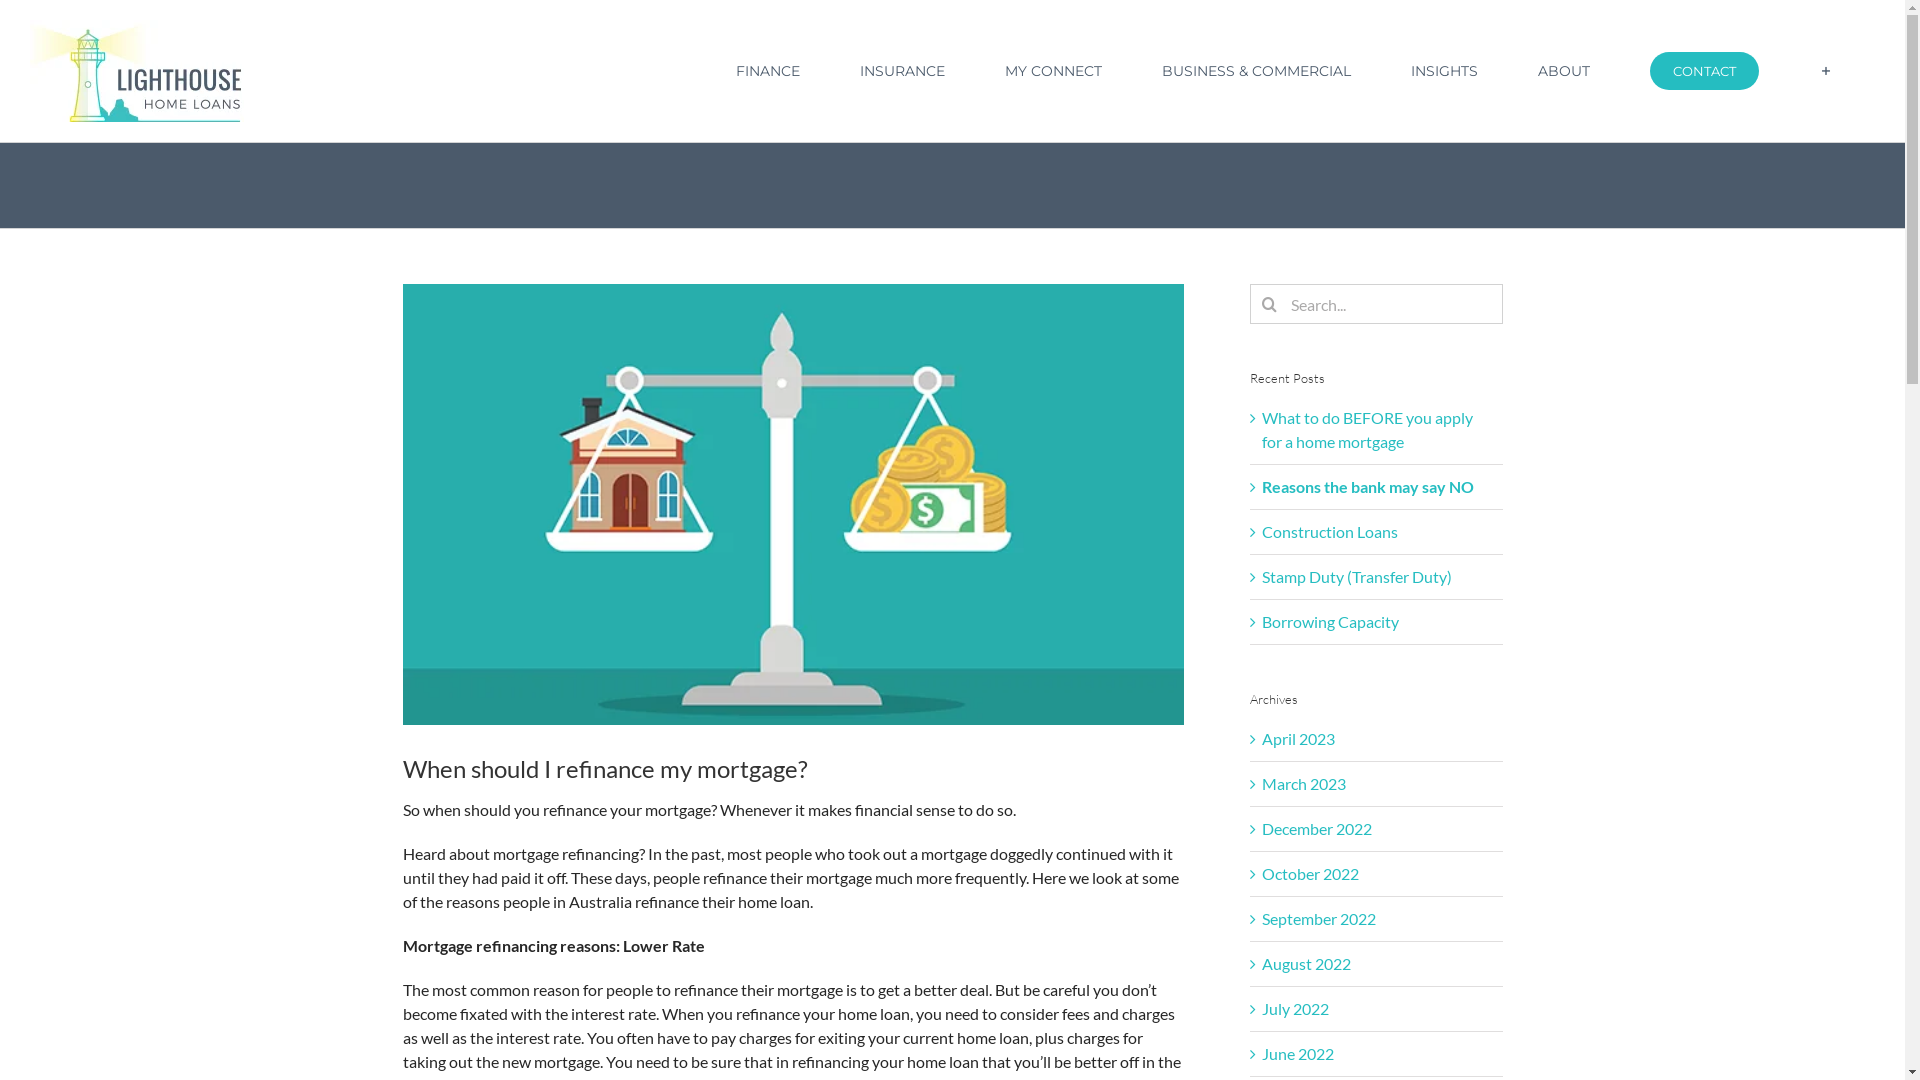  What do you see at coordinates (1261, 738) in the screenshot?
I see `'April 2023'` at bounding box center [1261, 738].